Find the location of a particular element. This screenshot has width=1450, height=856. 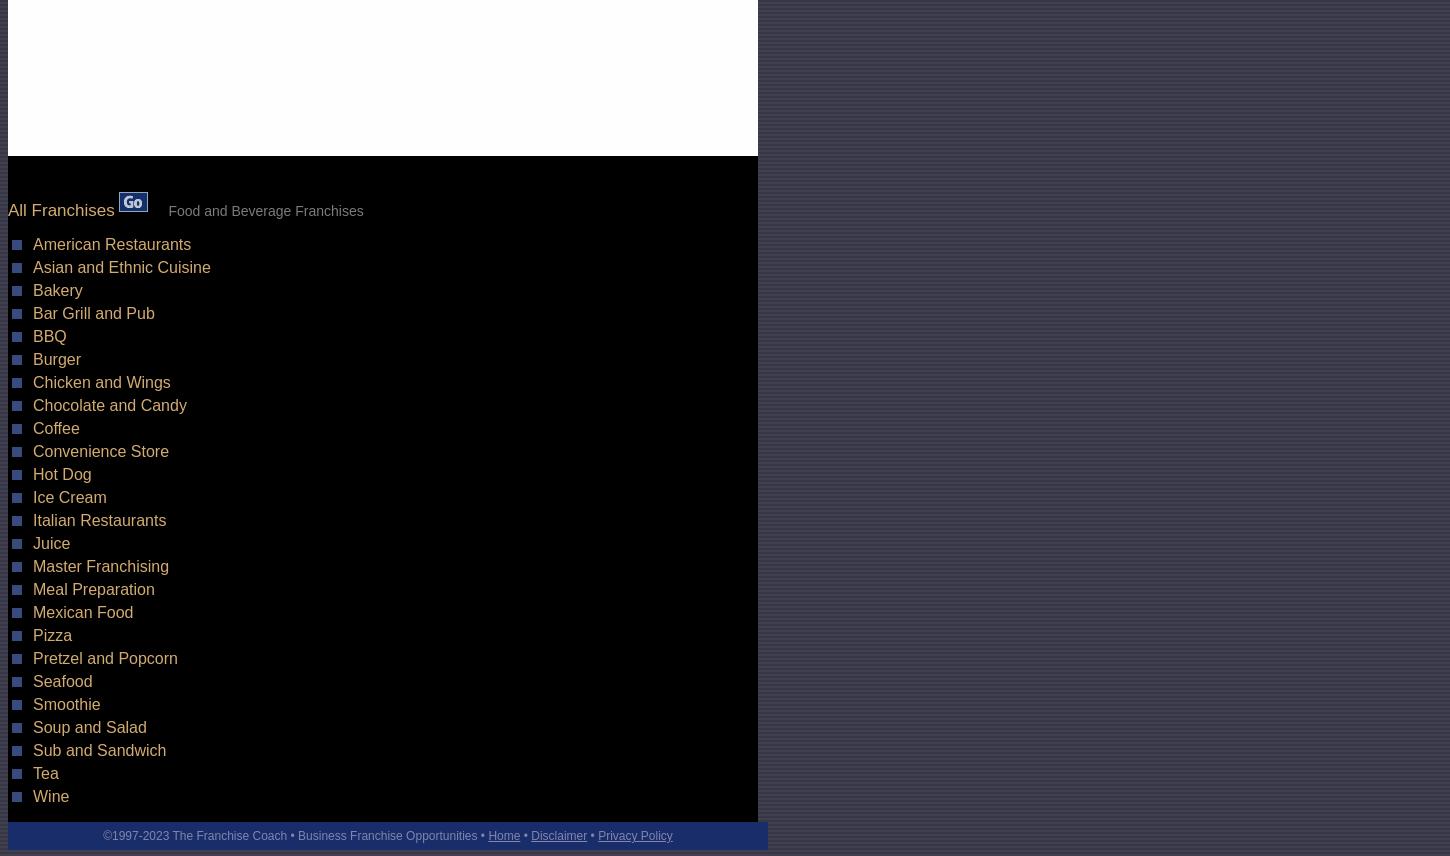

'Bakery' is located at coordinates (33, 290).